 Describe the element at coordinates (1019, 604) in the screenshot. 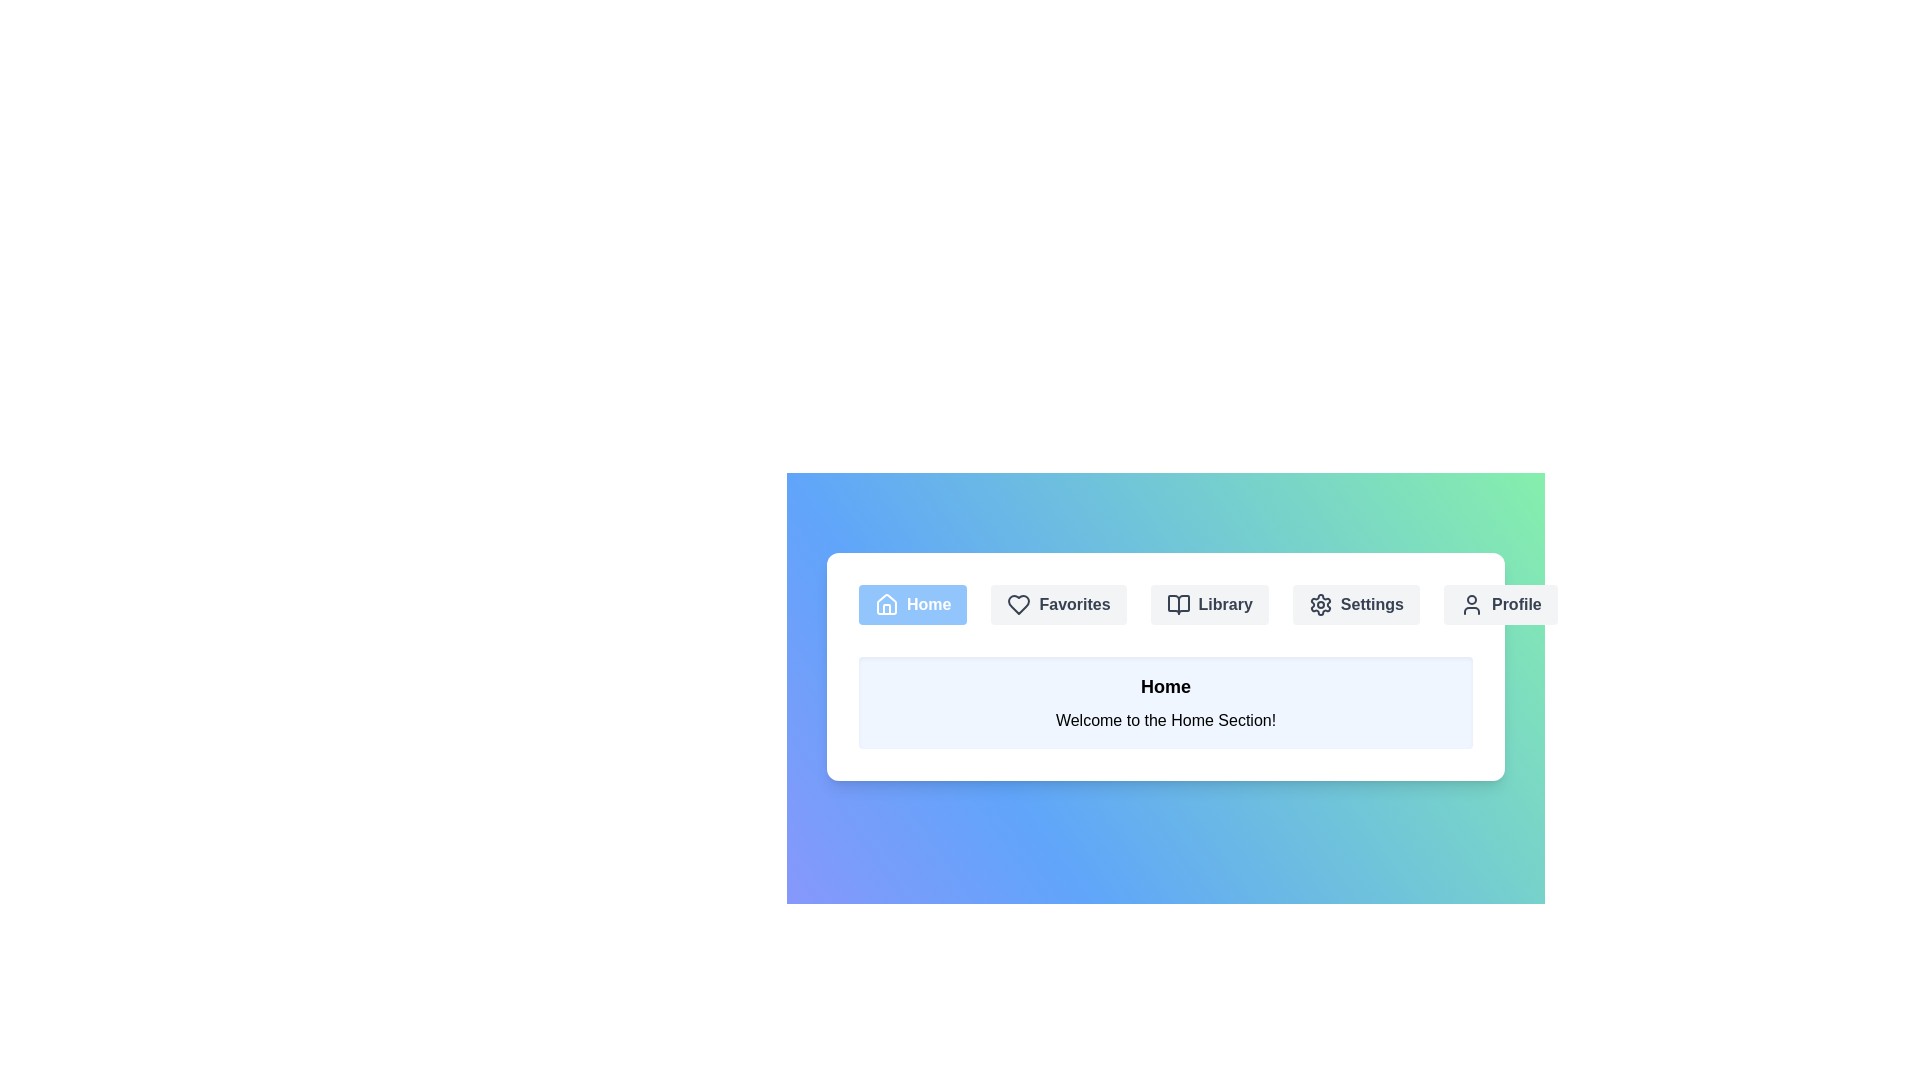

I see `the heart-shaped icon with a dark gray stroke, located within the 'Favorites' button, positioned to the left of the text 'Favorites'` at that location.